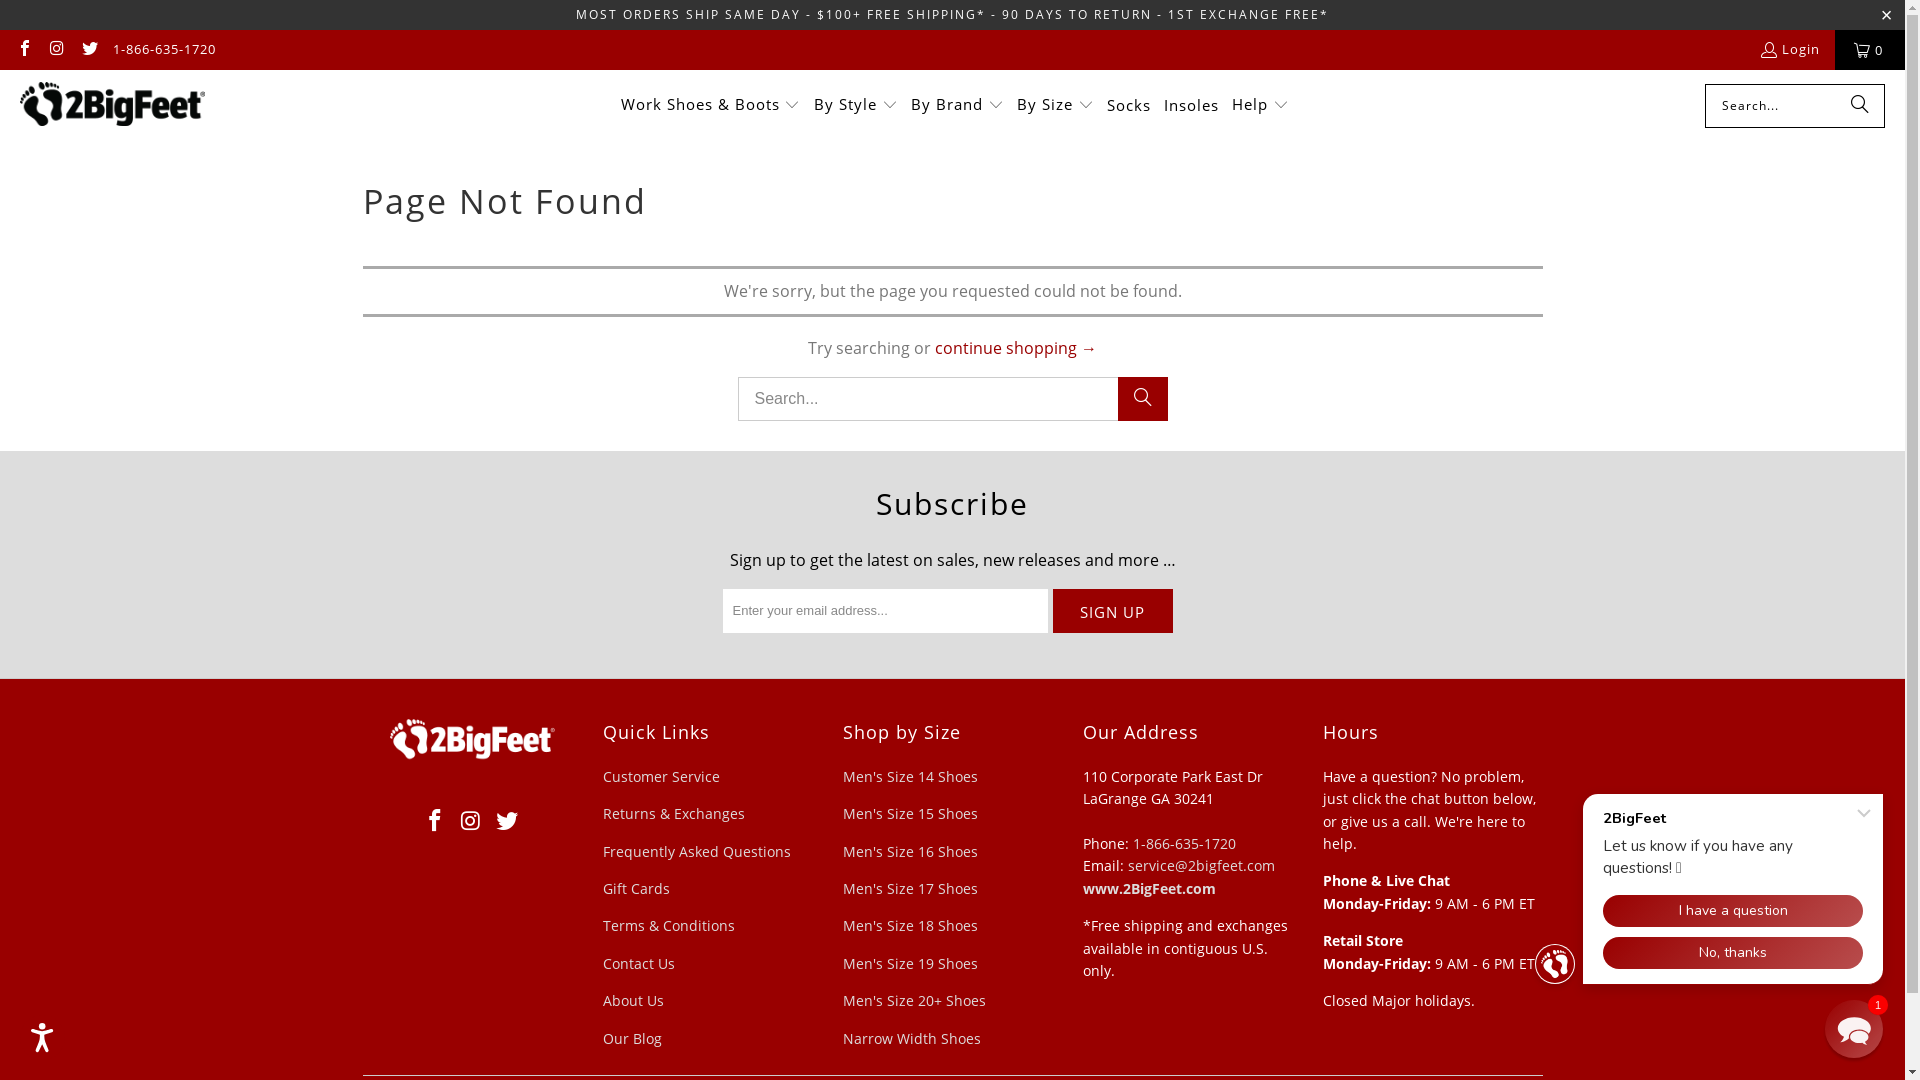  I want to click on 'Frequently Asked Questions', so click(696, 851).